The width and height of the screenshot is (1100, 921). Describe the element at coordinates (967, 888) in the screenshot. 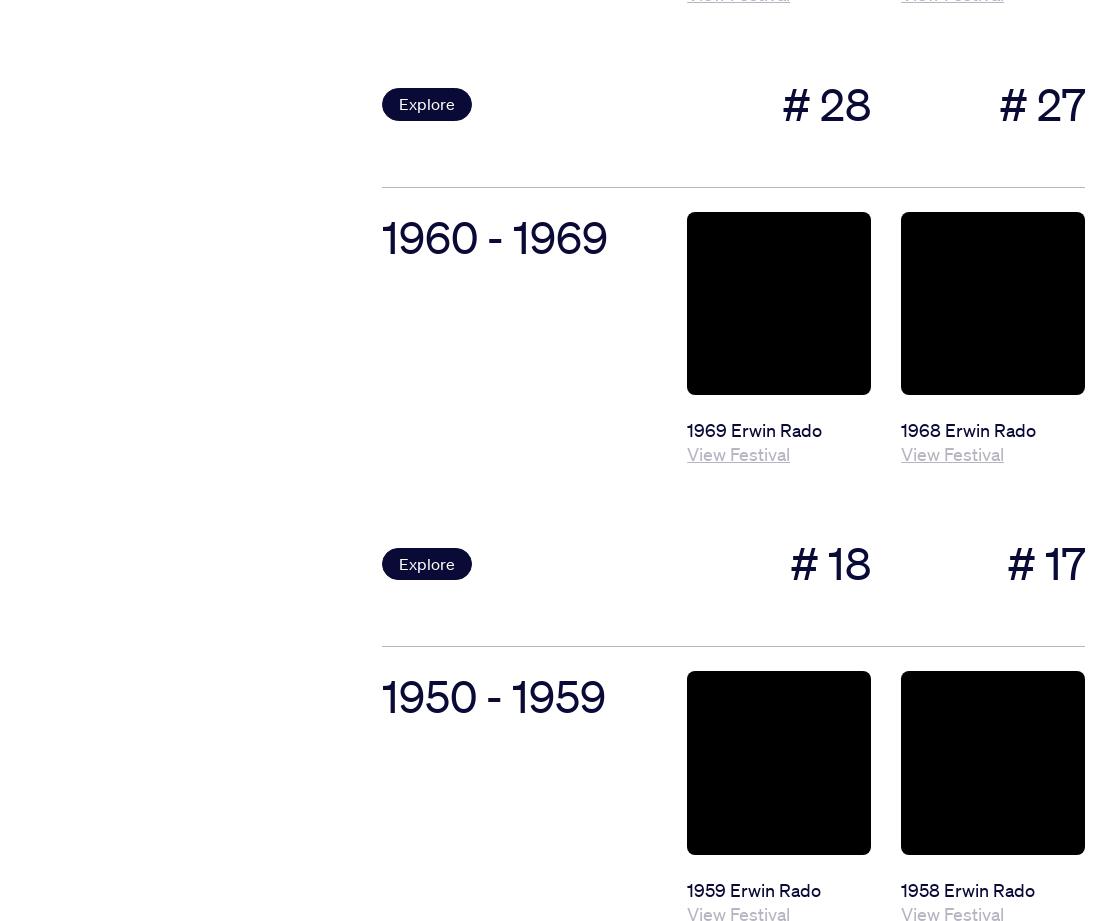

I see `'1958 Erwin Rado'` at that location.